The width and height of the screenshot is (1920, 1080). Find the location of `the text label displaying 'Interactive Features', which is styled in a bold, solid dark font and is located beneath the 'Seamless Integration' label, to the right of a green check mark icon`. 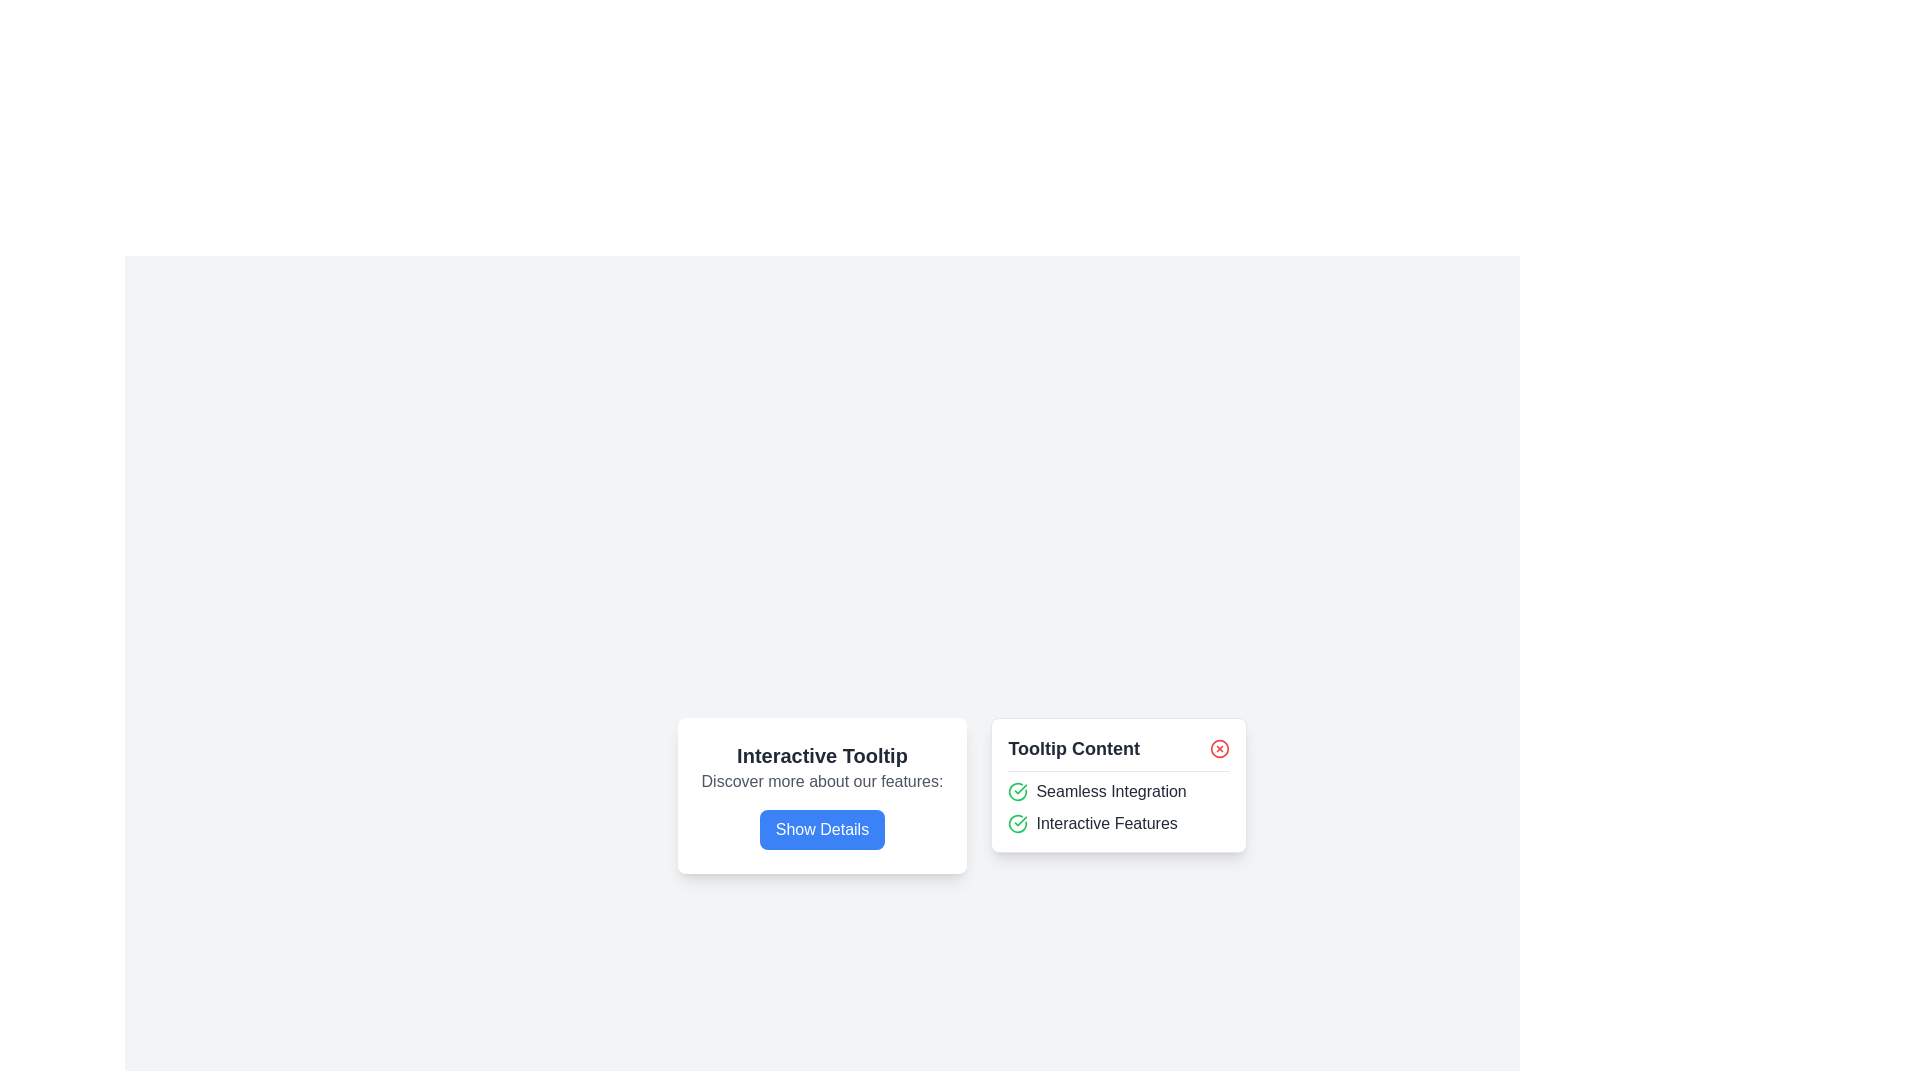

the text label displaying 'Interactive Features', which is styled in a bold, solid dark font and is located beneath the 'Seamless Integration' label, to the right of a green check mark icon is located at coordinates (1106, 824).